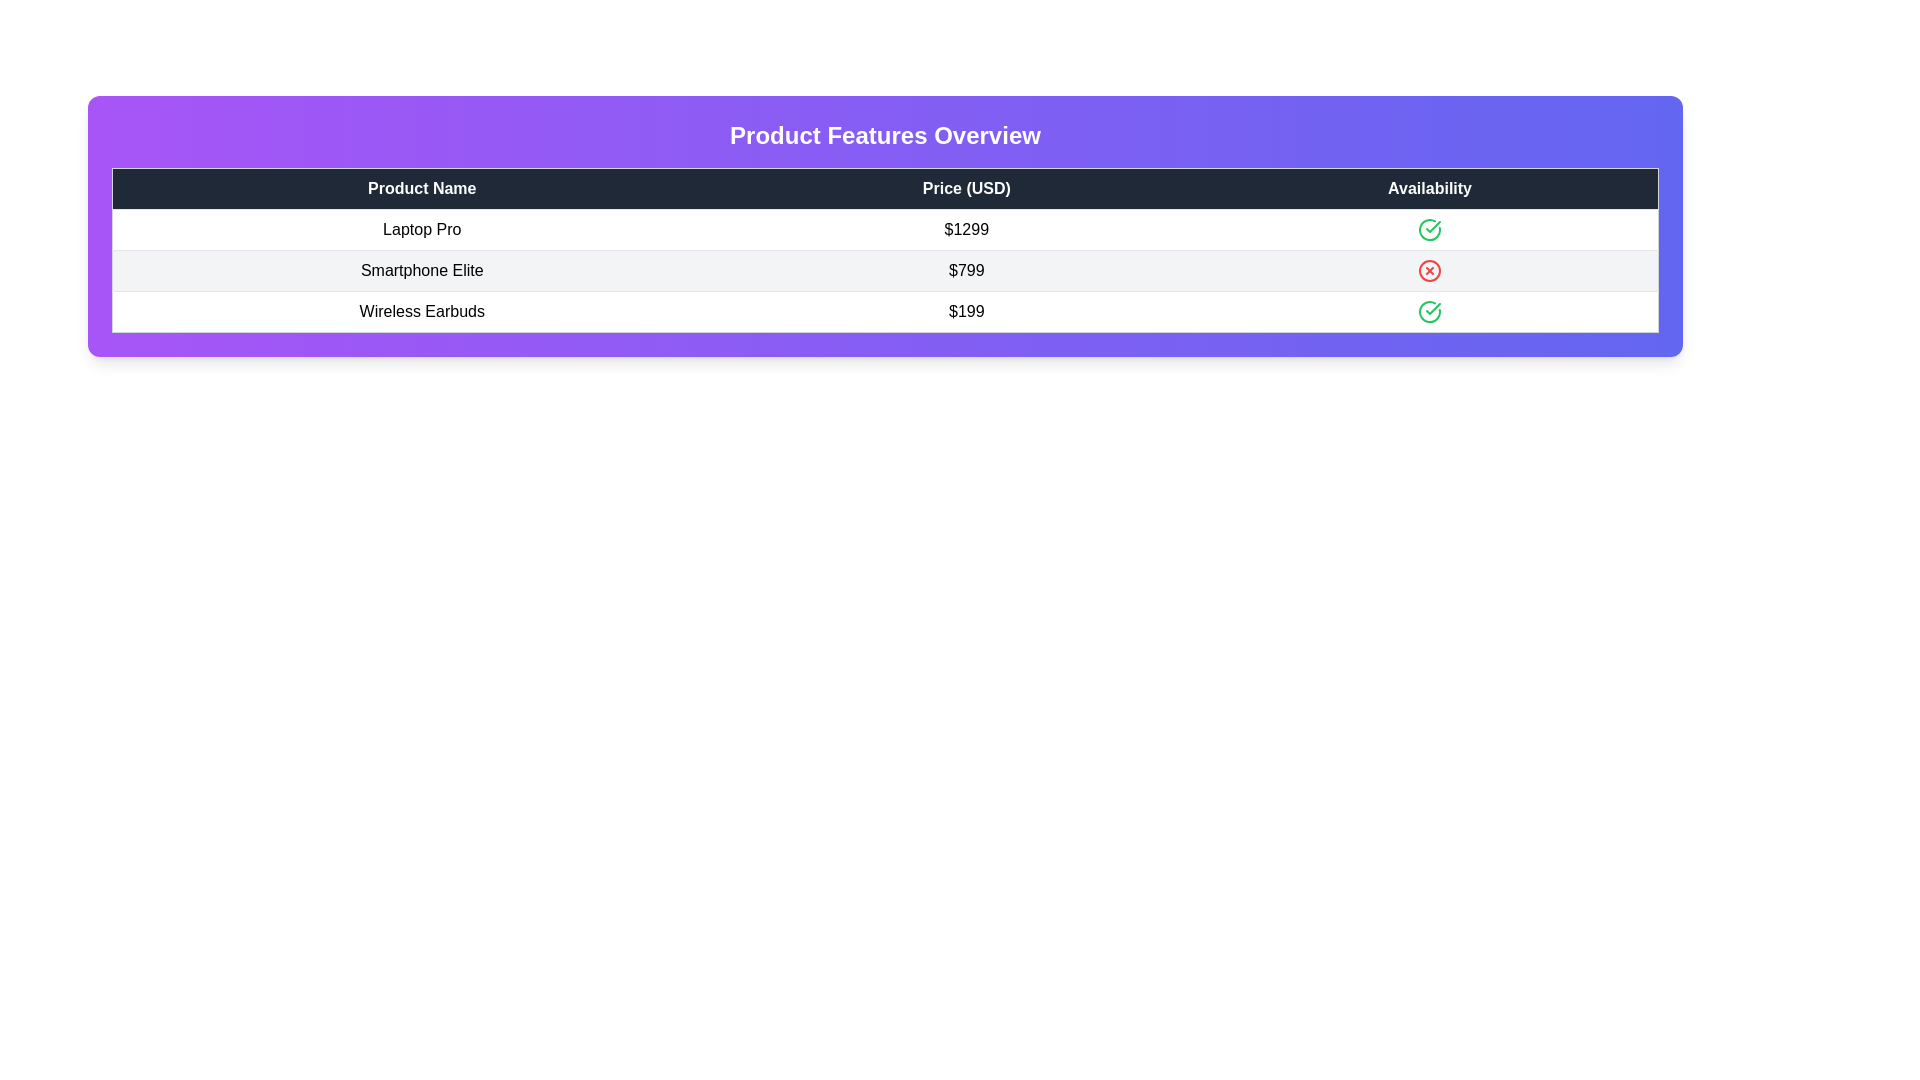  What do you see at coordinates (1432, 226) in the screenshot?
I see `the checkmark icon representing successful status for 'Wireless Earbuds' in the 'Availability' column of the table` at bounding box center [1432, 226].